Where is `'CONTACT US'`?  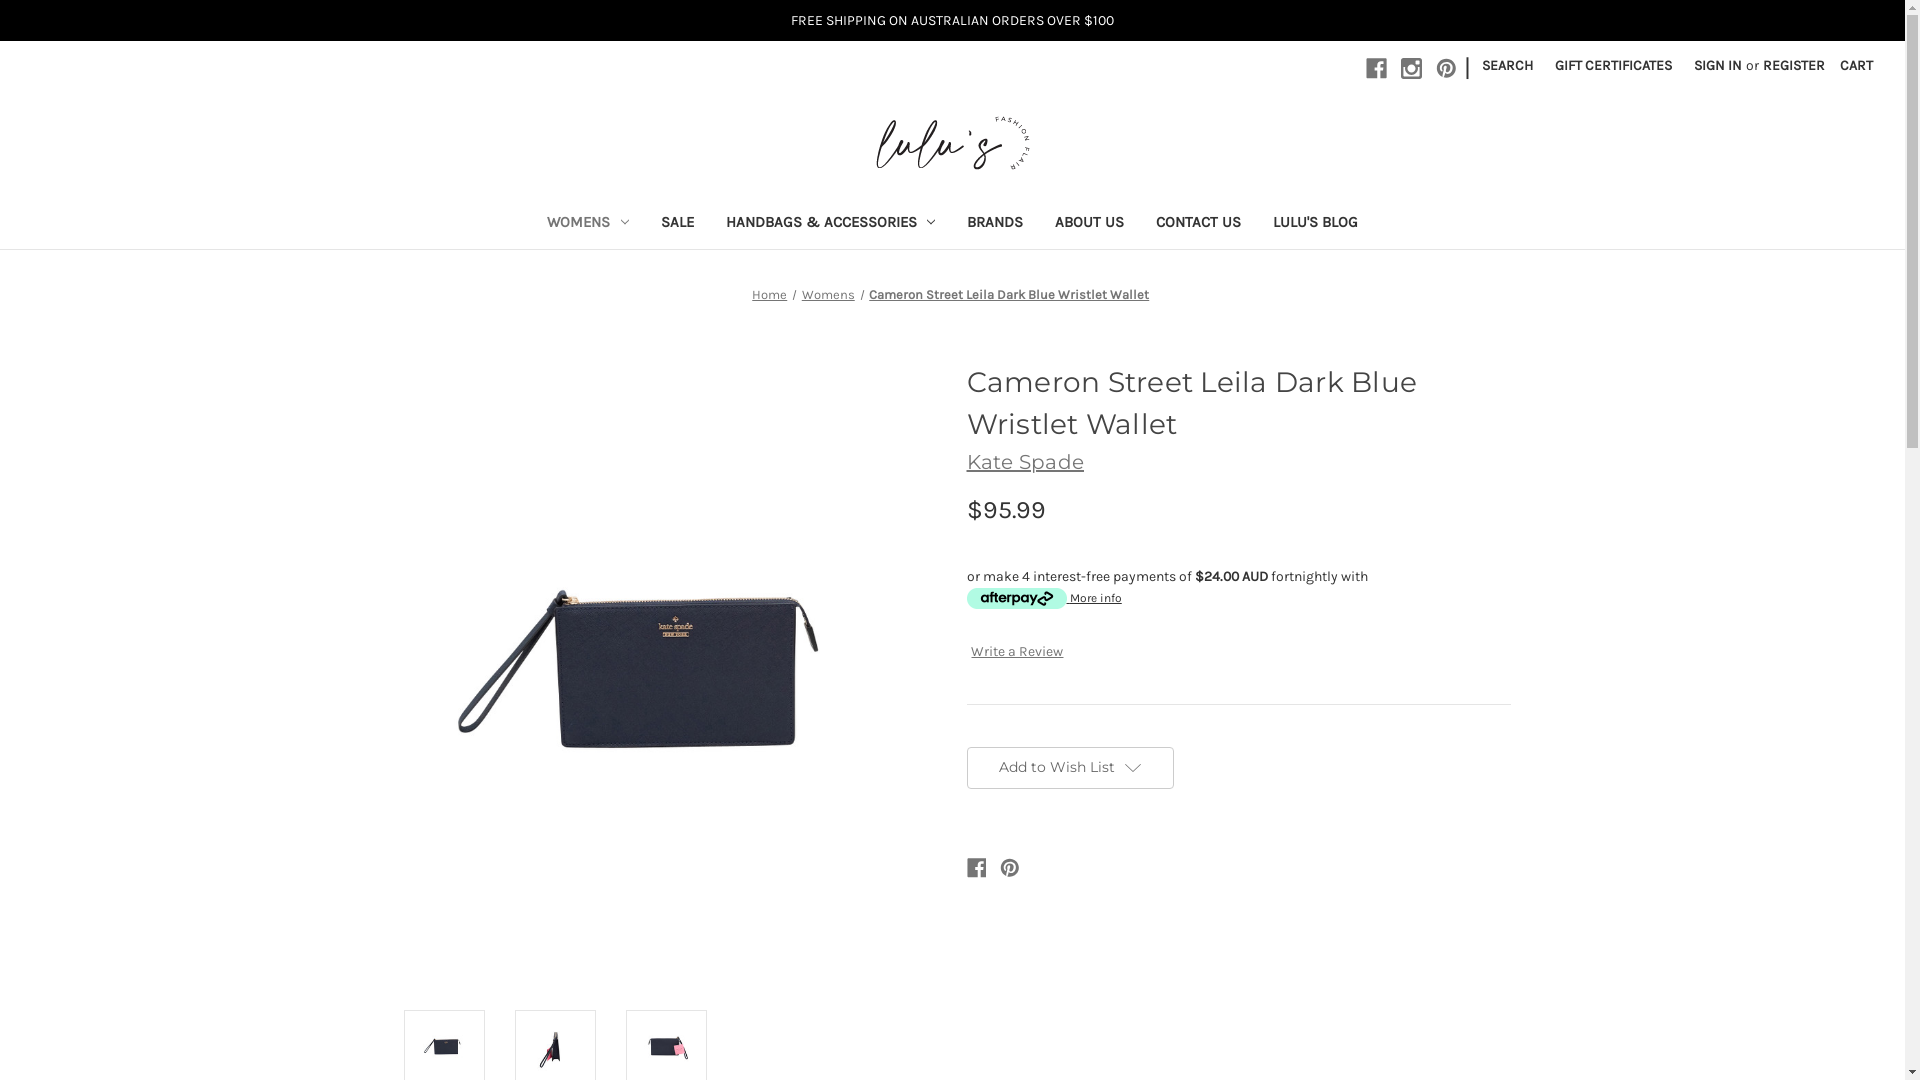 'CONTACT US' is located at coordinates (1198, 224).